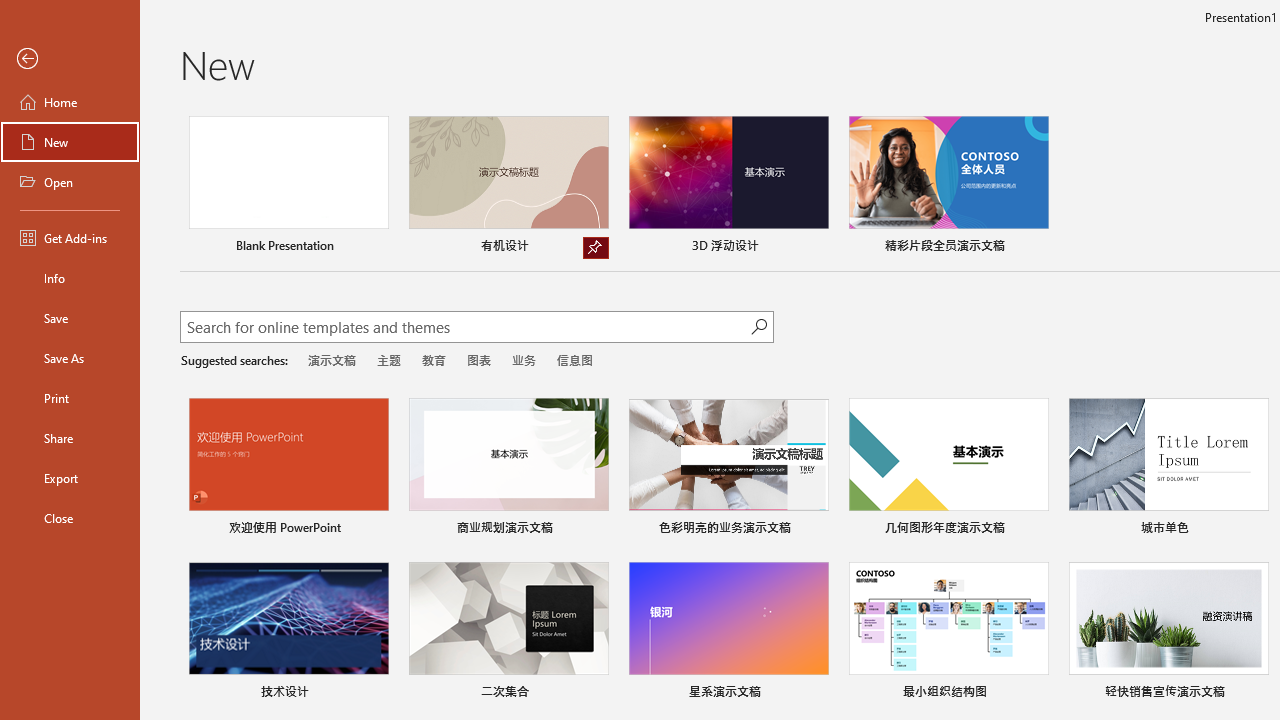  Describe the element at coordinates (69, 277) in the screenshot. I see `'Info'` at that location.